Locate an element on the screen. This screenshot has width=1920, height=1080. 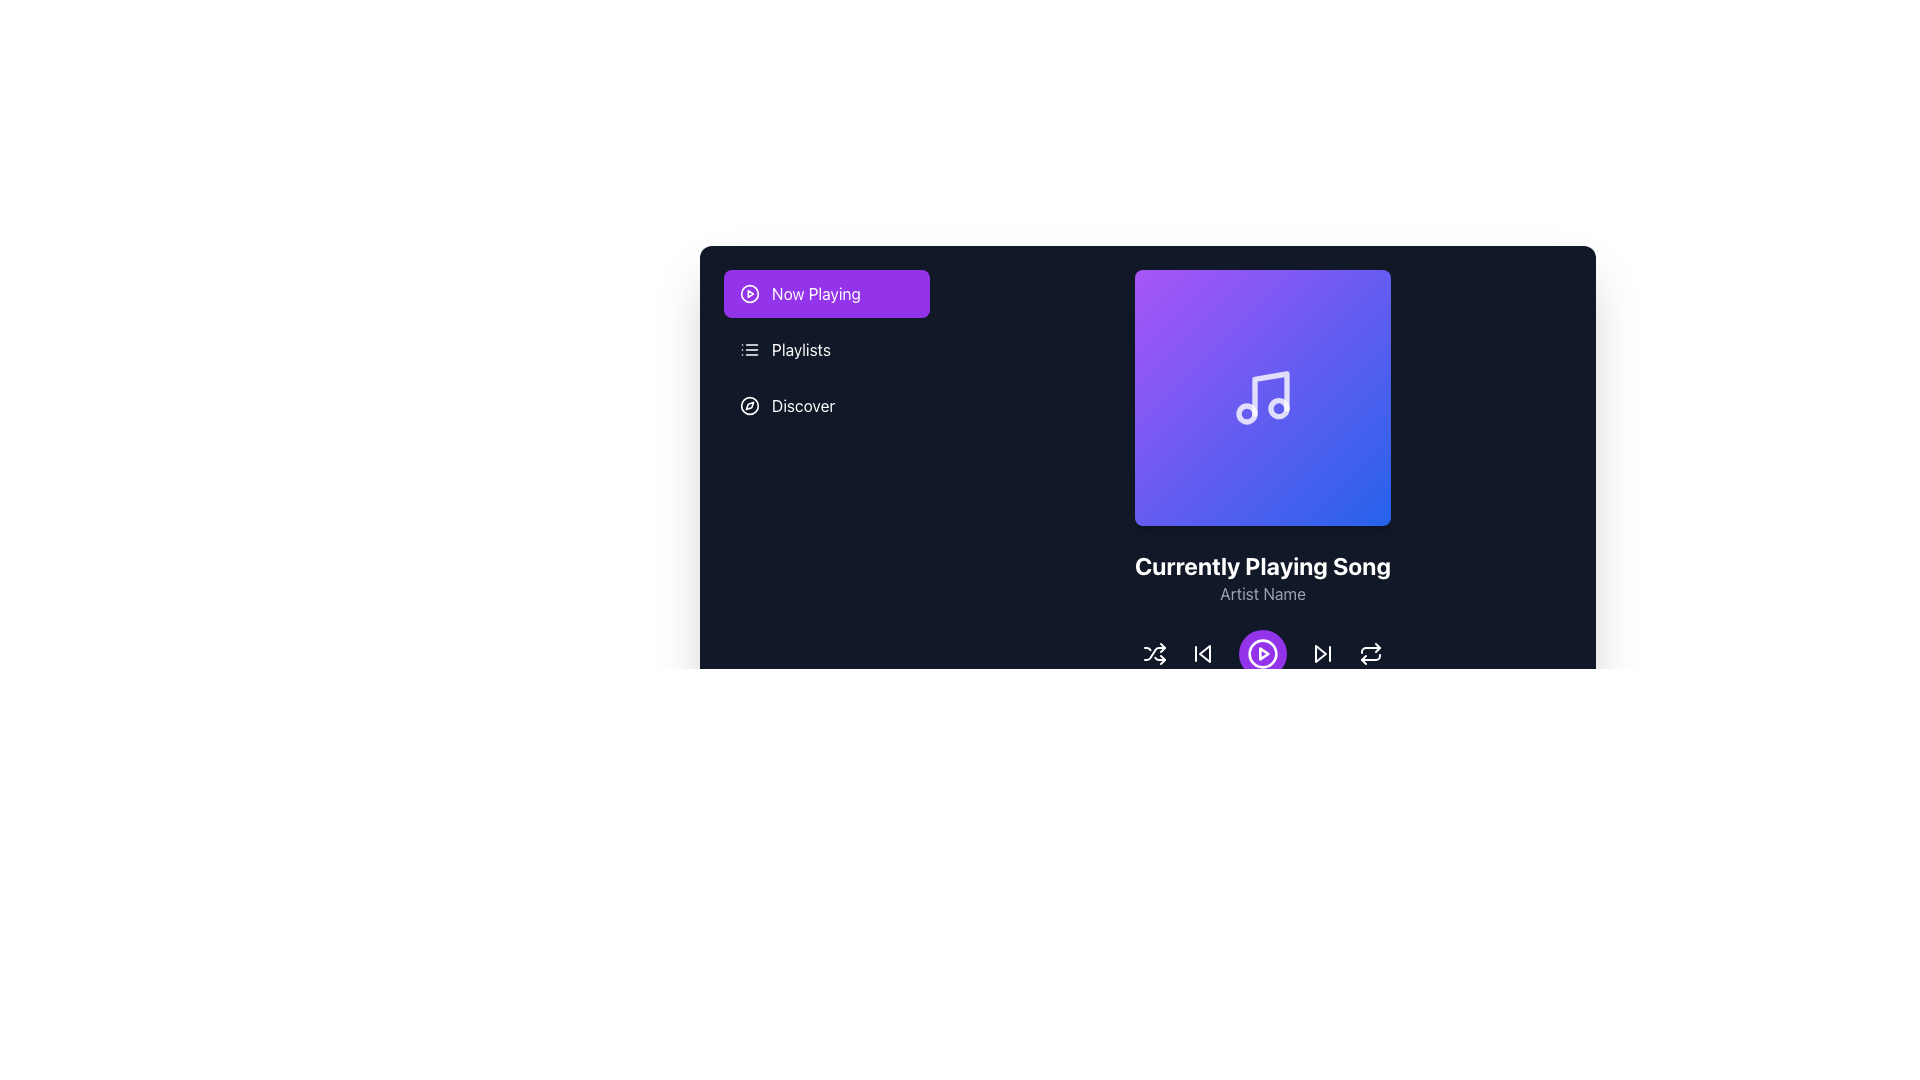
the media playback toggle button located at the center of the row of playback controls is located at coordinates (1261, 654).